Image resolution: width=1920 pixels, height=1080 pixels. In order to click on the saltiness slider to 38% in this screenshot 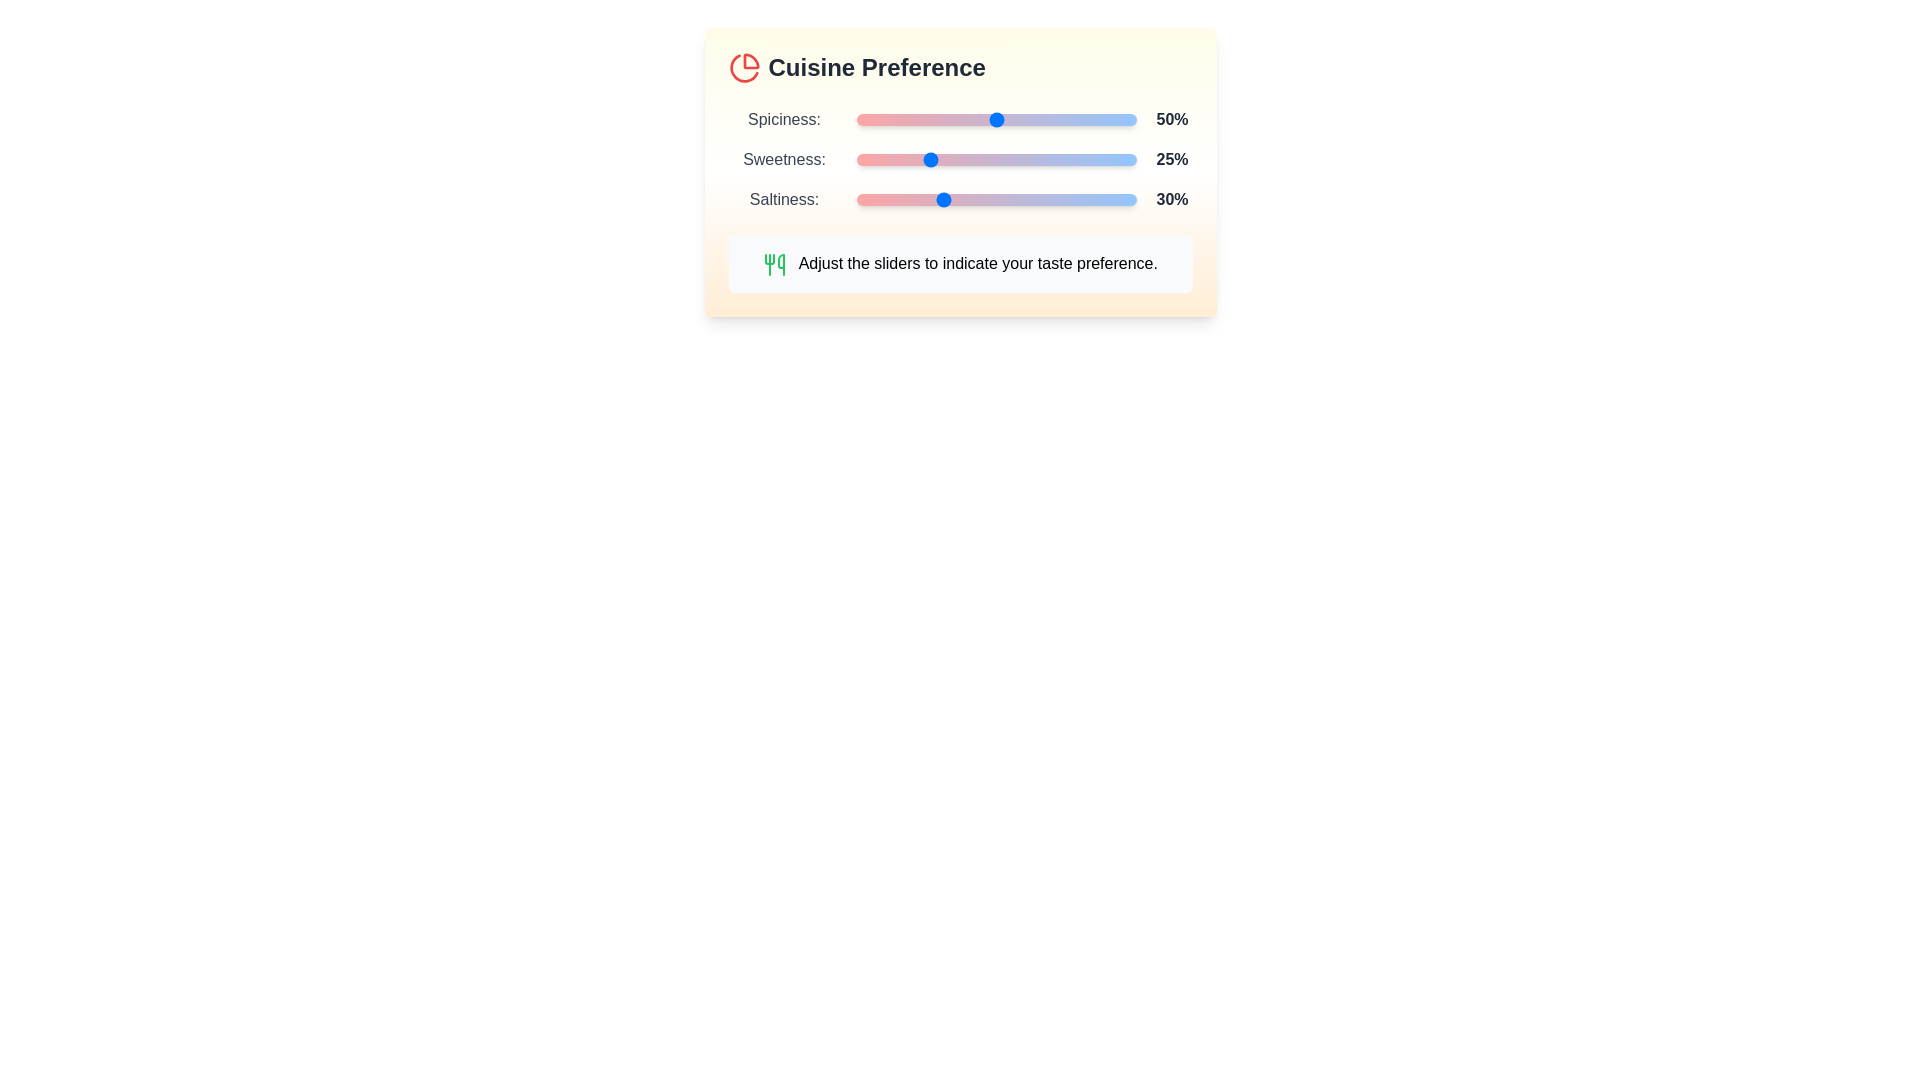, I will do `click(962, 200)`.